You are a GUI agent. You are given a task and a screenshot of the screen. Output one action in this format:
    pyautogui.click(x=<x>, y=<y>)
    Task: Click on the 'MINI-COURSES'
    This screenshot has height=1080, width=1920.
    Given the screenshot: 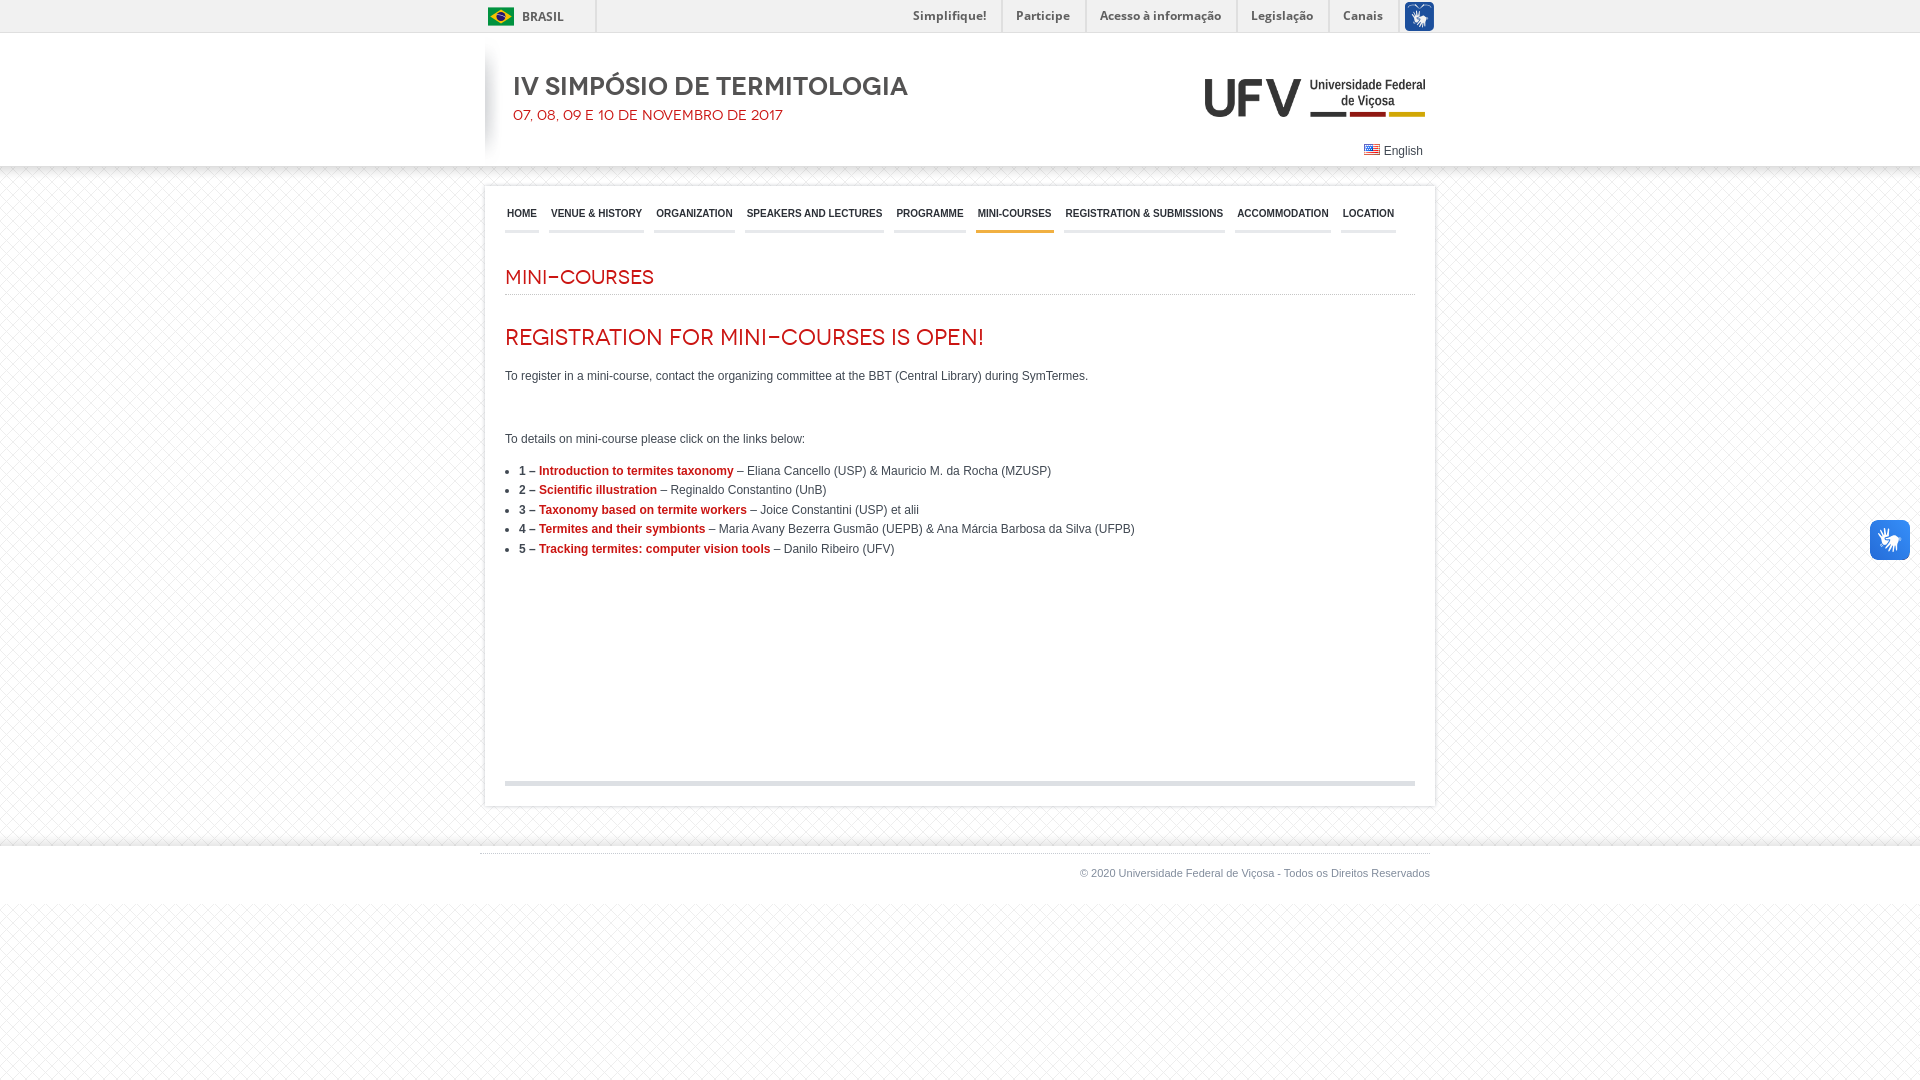 What is the action you would take?
    pyautogui.click(x=975, y=219)
    